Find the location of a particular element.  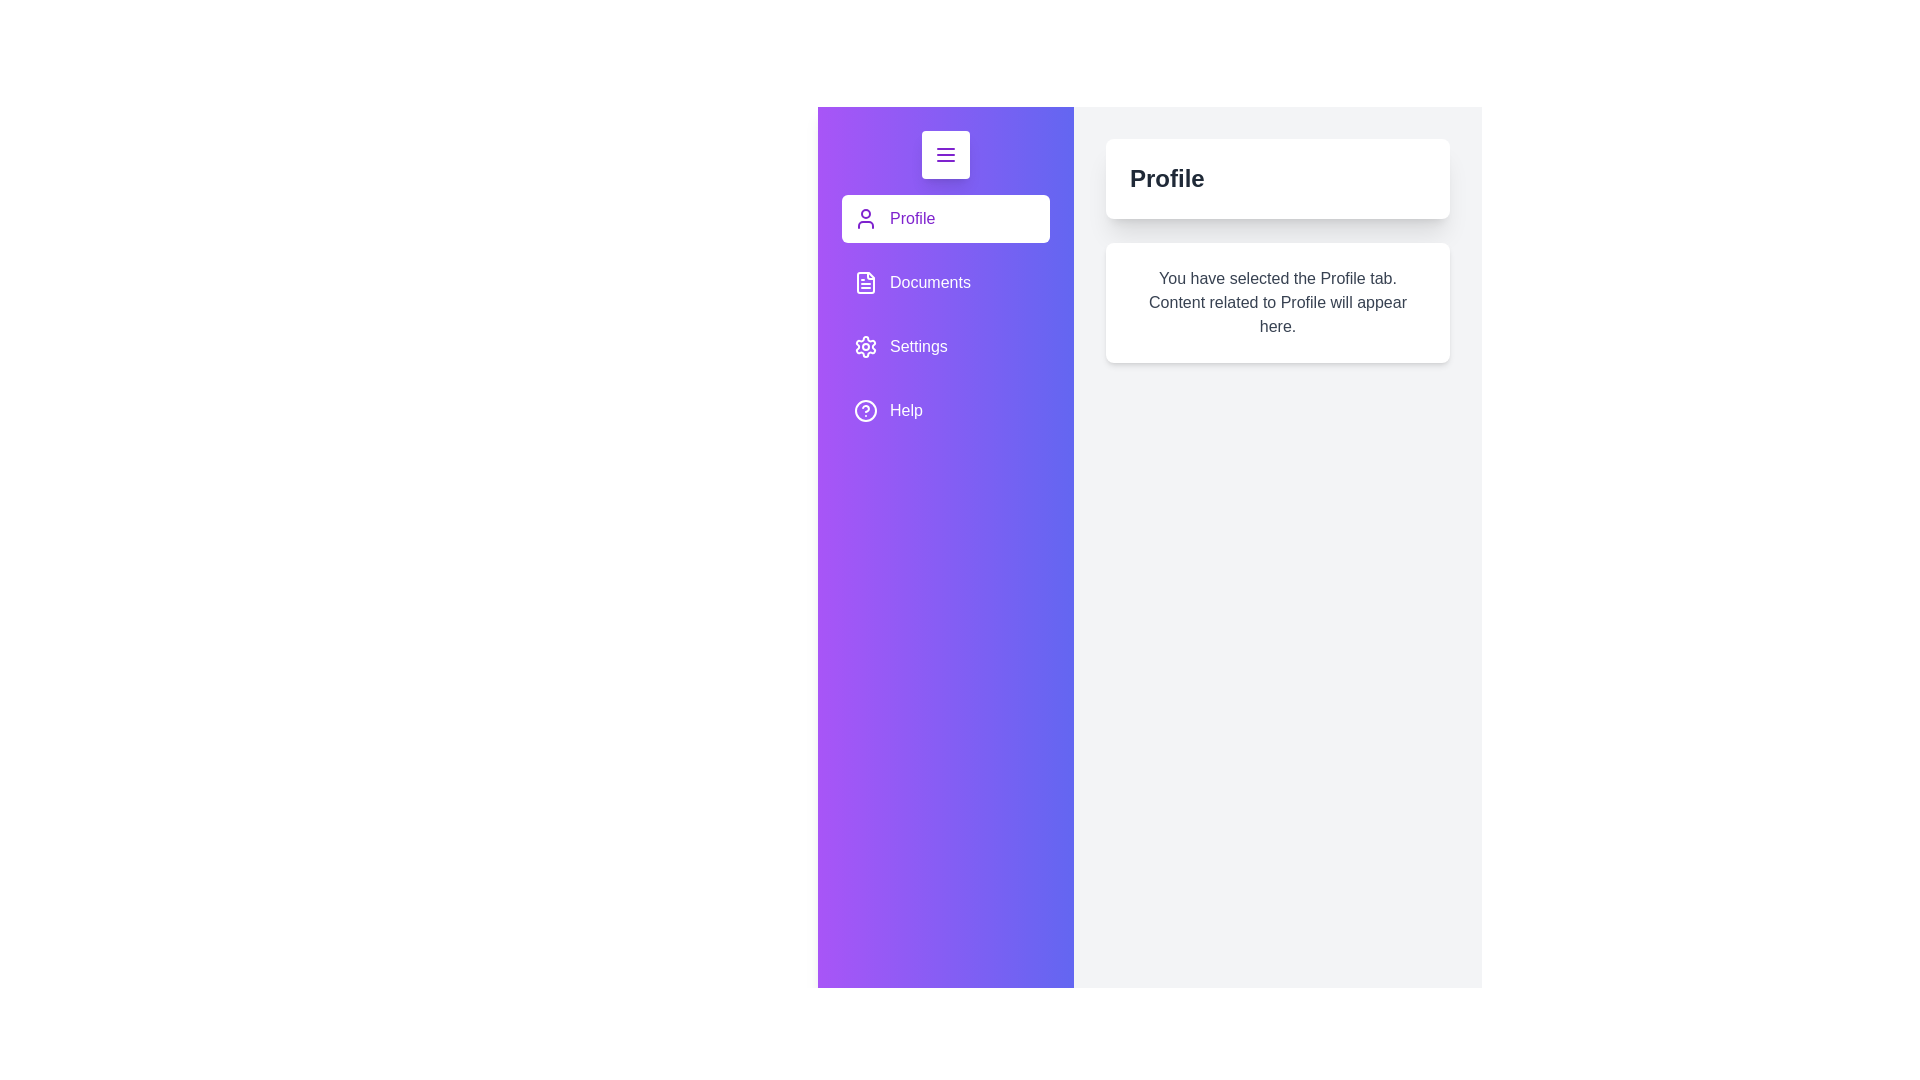

the Documents tab to view its content is located at coordinates (944, 282).